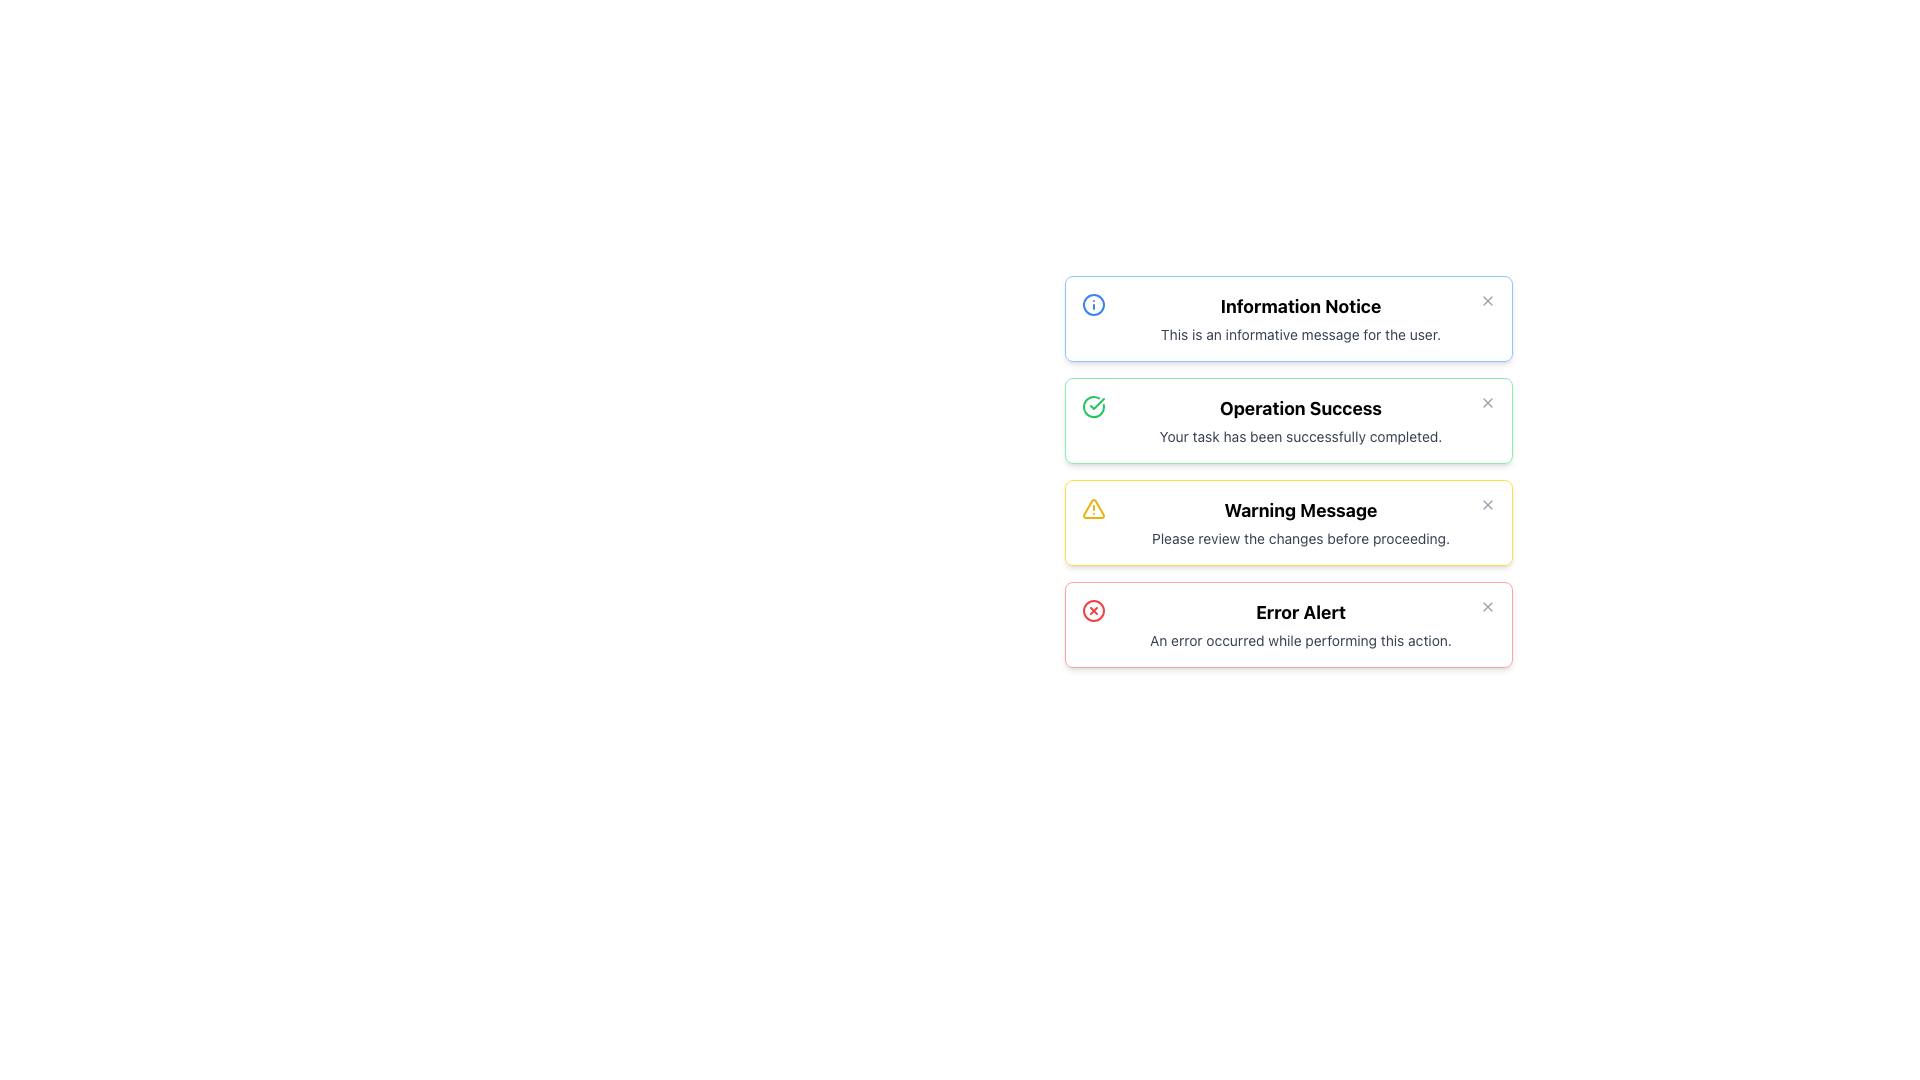  I want to click on the 'Information Notice' title text label located at the top of the notification panel, which serves to indicate the type of notification to the user, so click(1300, 307).